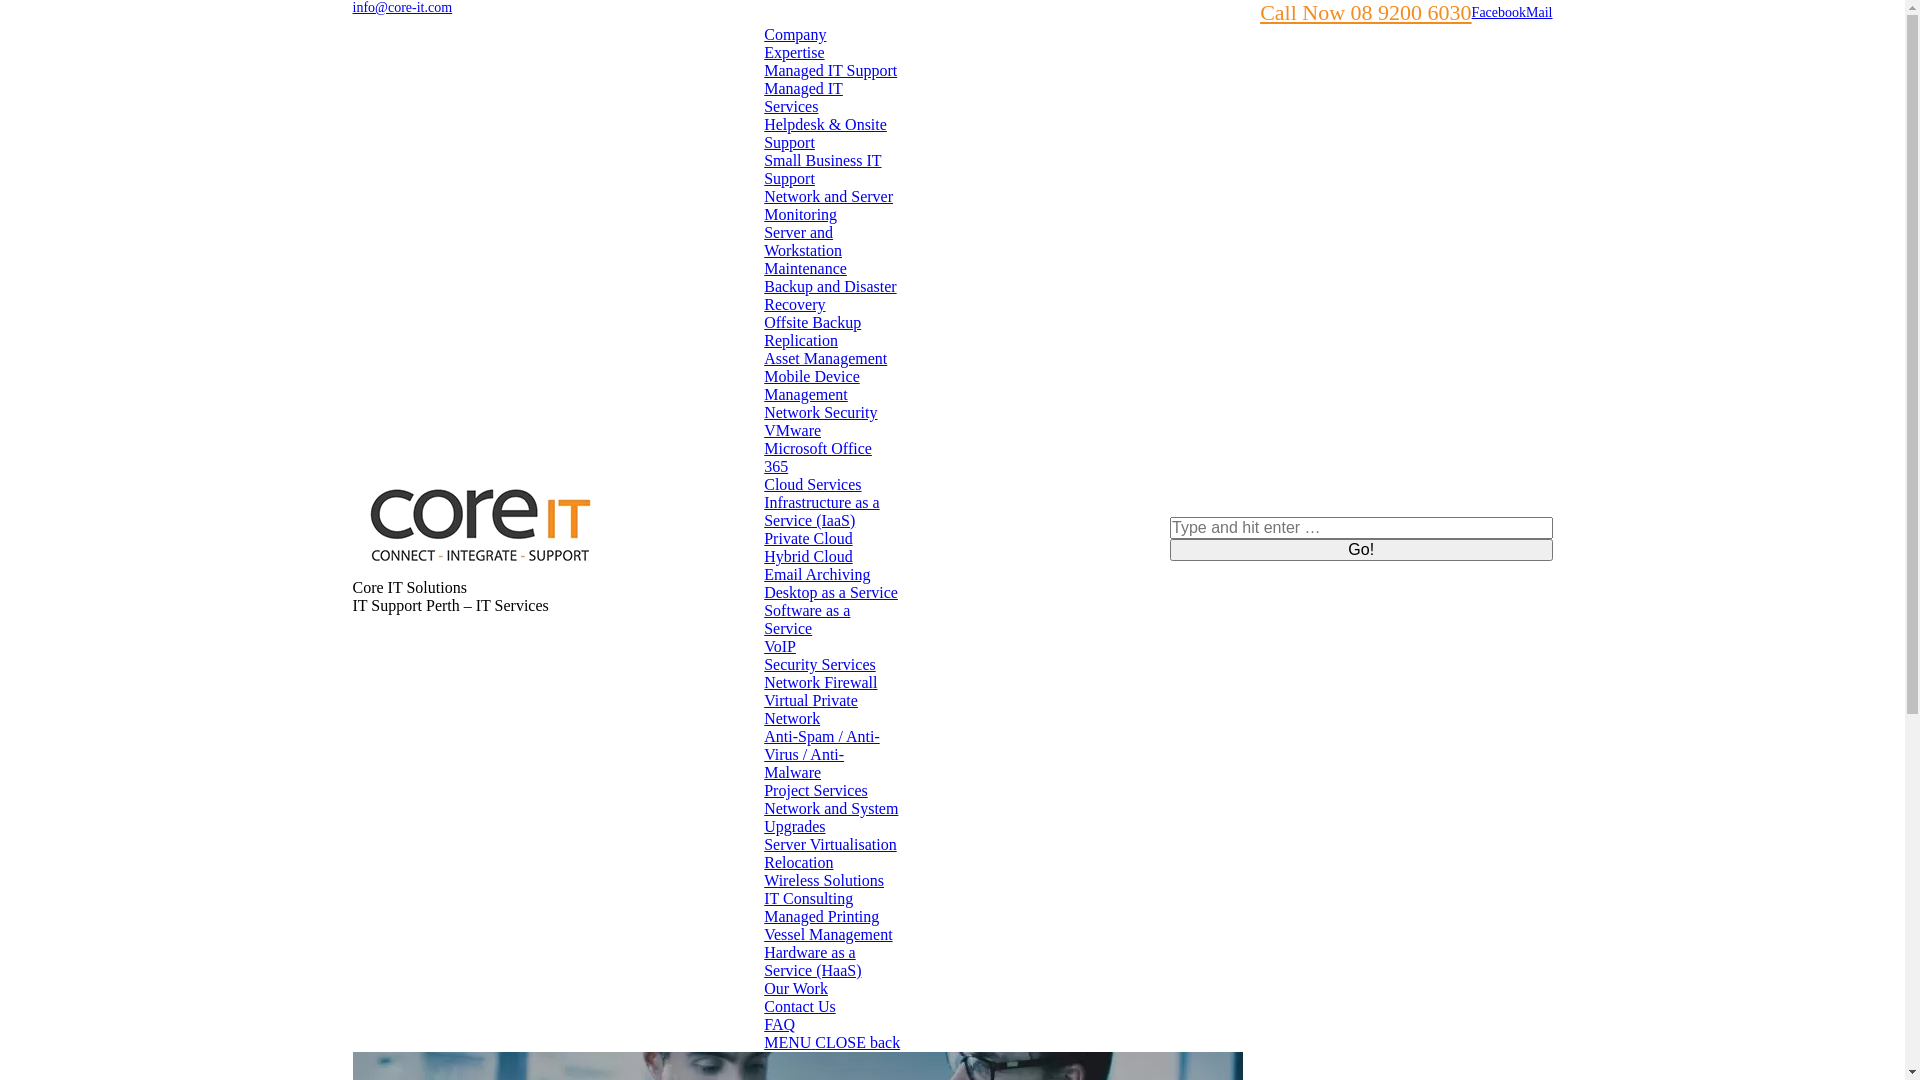 Image resolution: width=1920 pixels, height=1080 pixels. Describe the element at coordinates (811, 385) in the screenshot. I see `'Mobile Device Management'` at that location.